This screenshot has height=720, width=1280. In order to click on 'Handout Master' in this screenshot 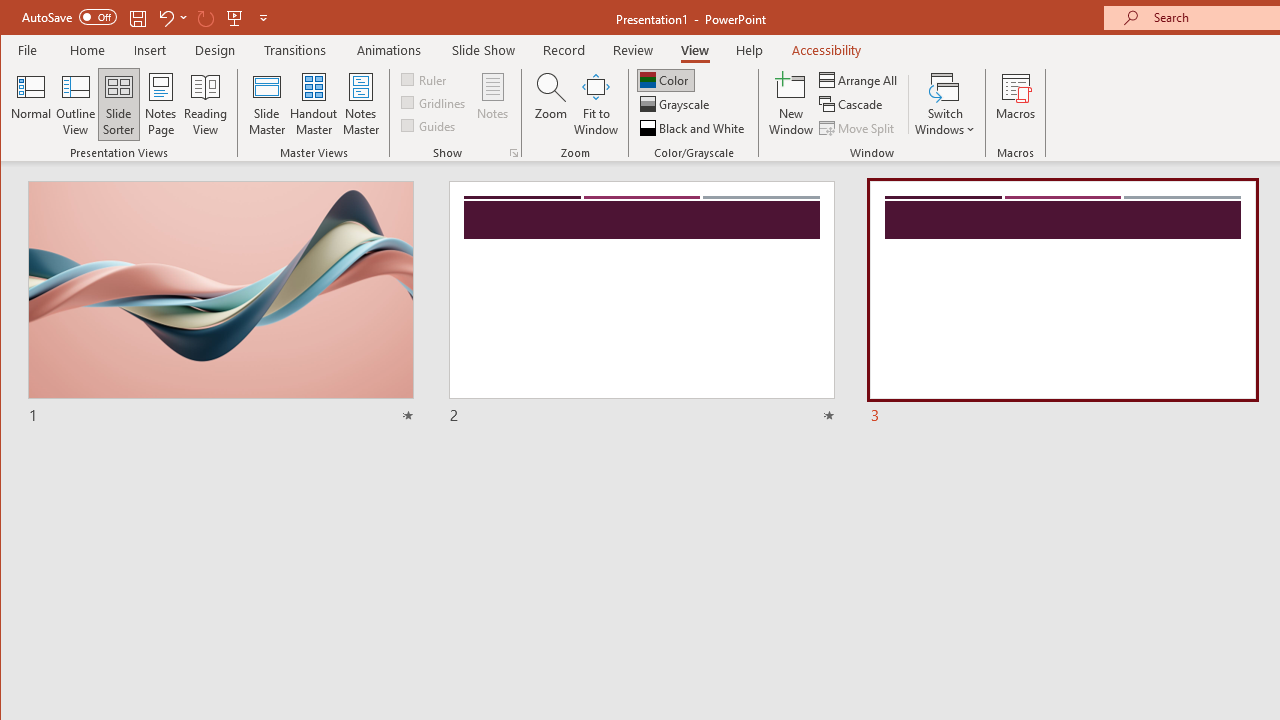, I will do `click(313, 104)`.